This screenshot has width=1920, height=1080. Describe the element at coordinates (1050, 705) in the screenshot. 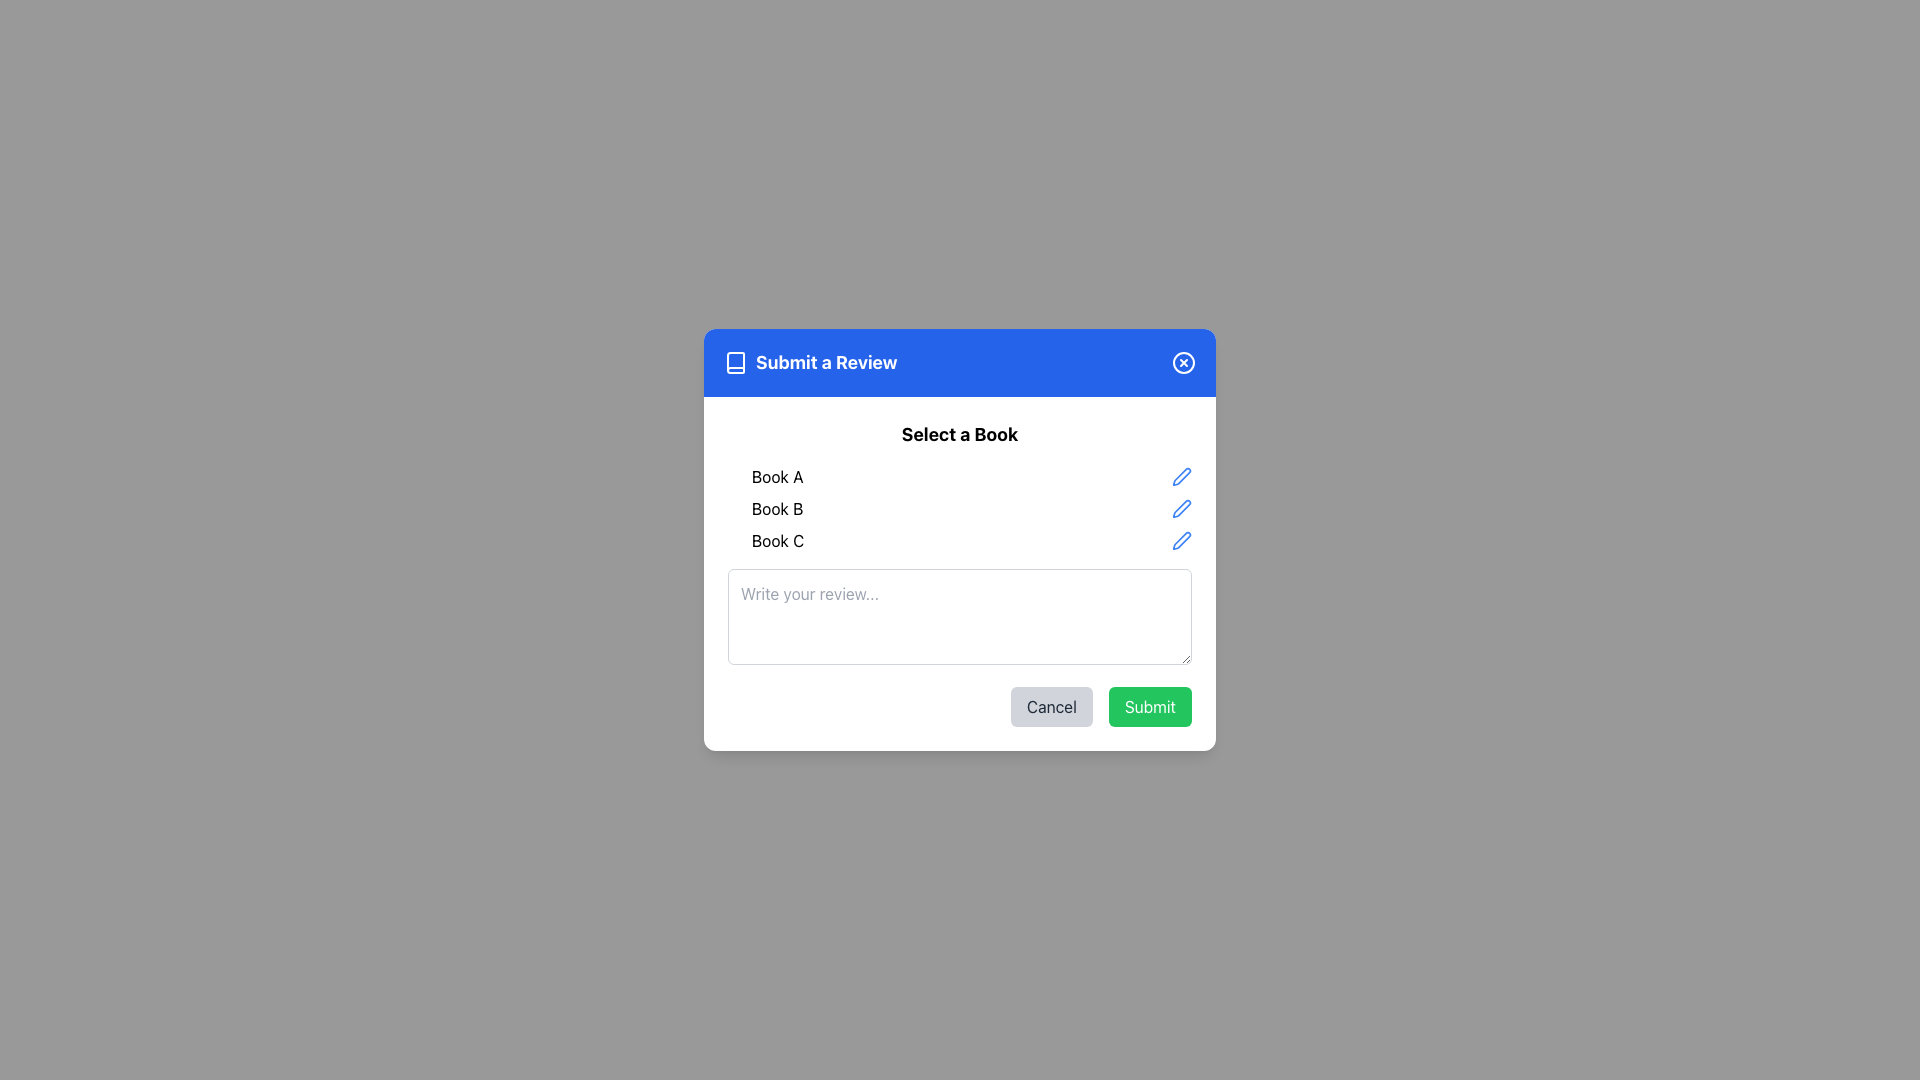

I see `the 'Cancel' button, which is a rectangular button with rounded corners, light gray background, and dark gray text located near the bottom-right of the dialog box` at that location.